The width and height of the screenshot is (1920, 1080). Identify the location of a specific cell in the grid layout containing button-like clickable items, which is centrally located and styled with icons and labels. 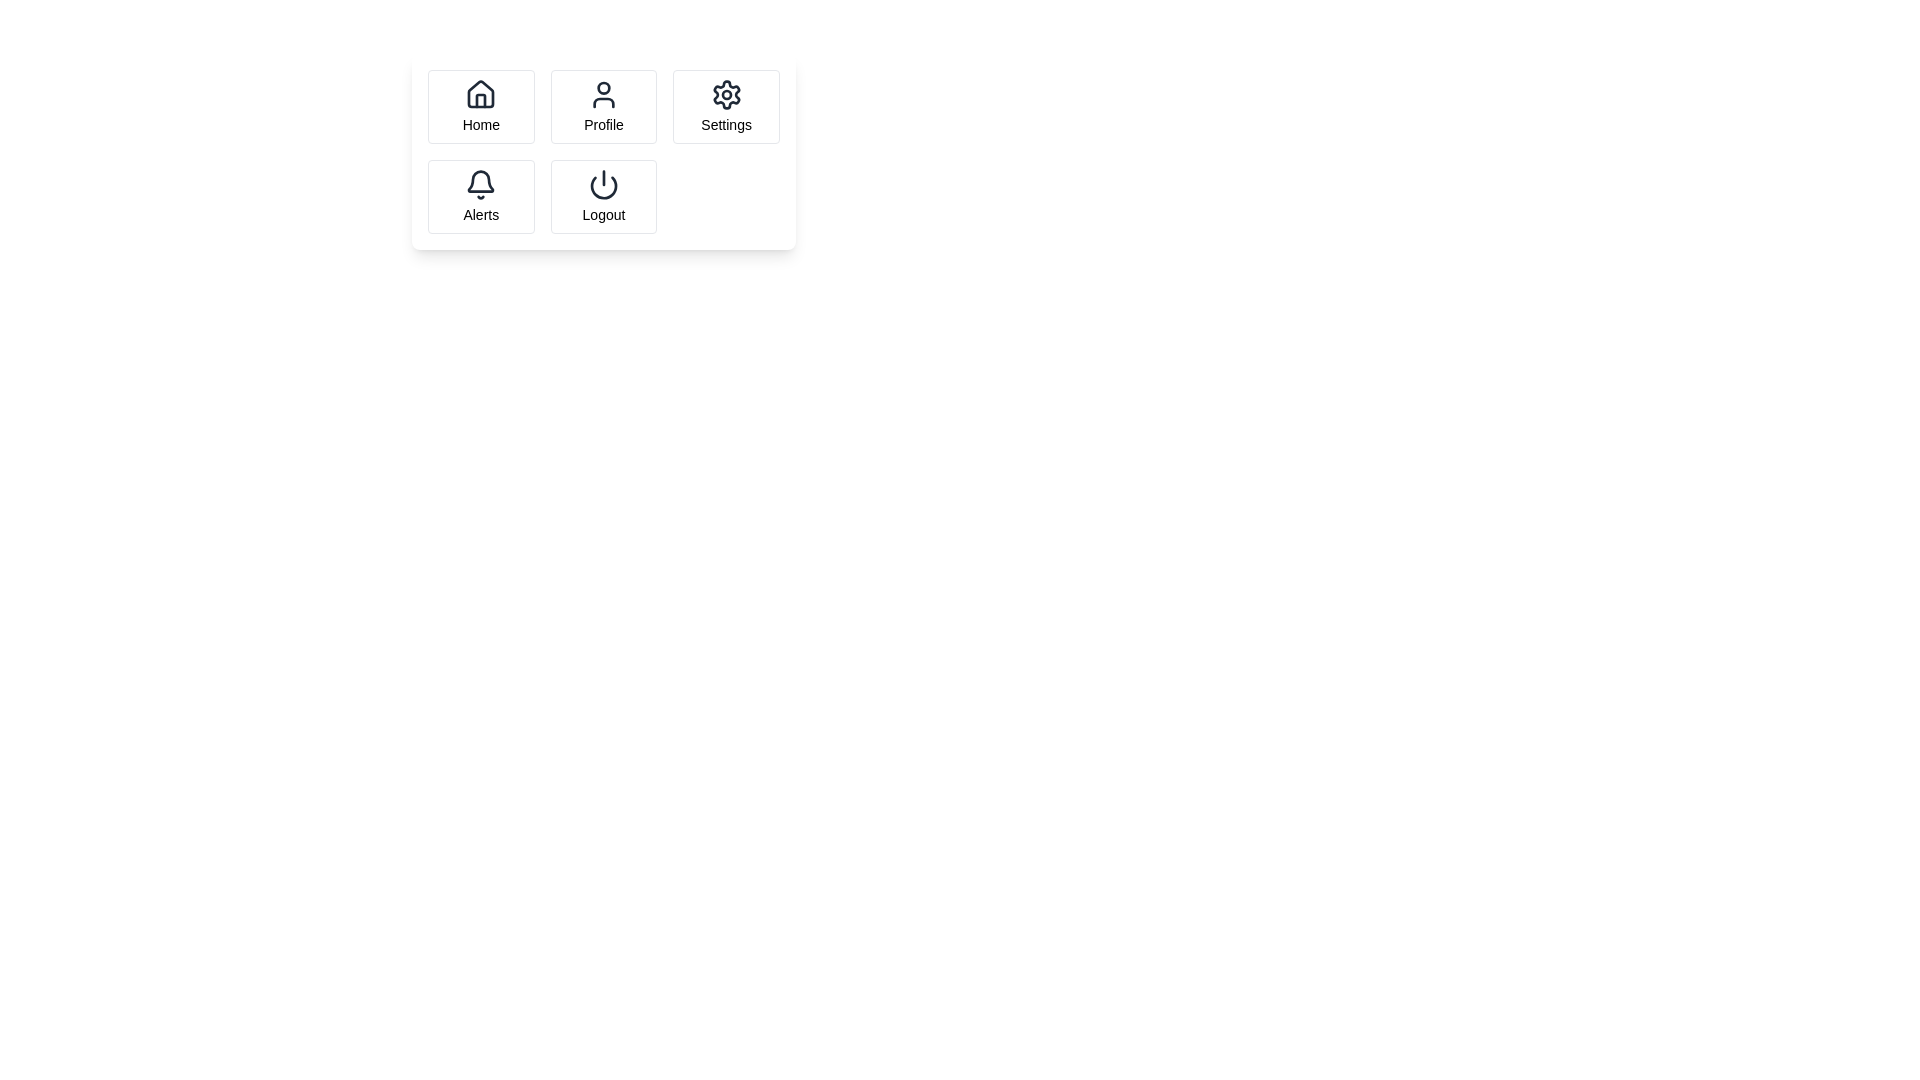
(603, 150).